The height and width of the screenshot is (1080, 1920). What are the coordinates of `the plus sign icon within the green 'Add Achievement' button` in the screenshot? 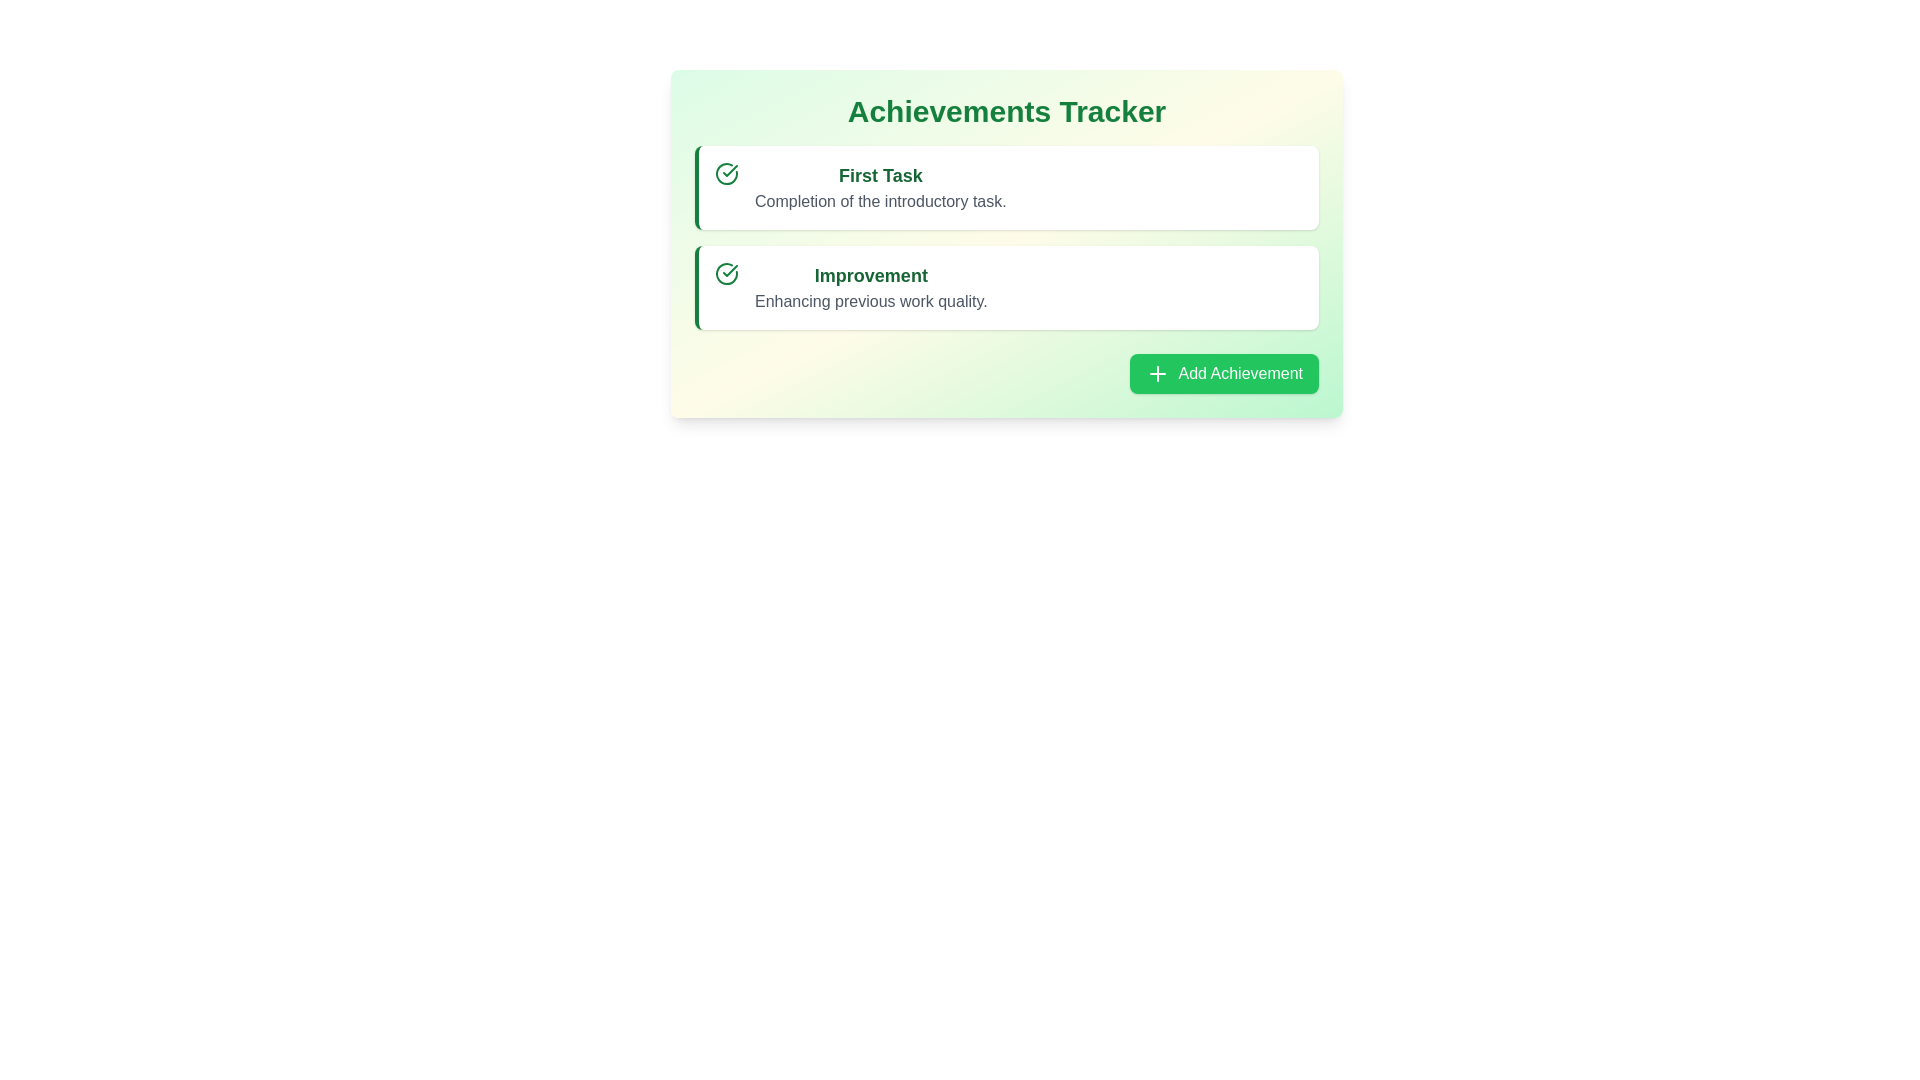 It's located at (1158, 374).